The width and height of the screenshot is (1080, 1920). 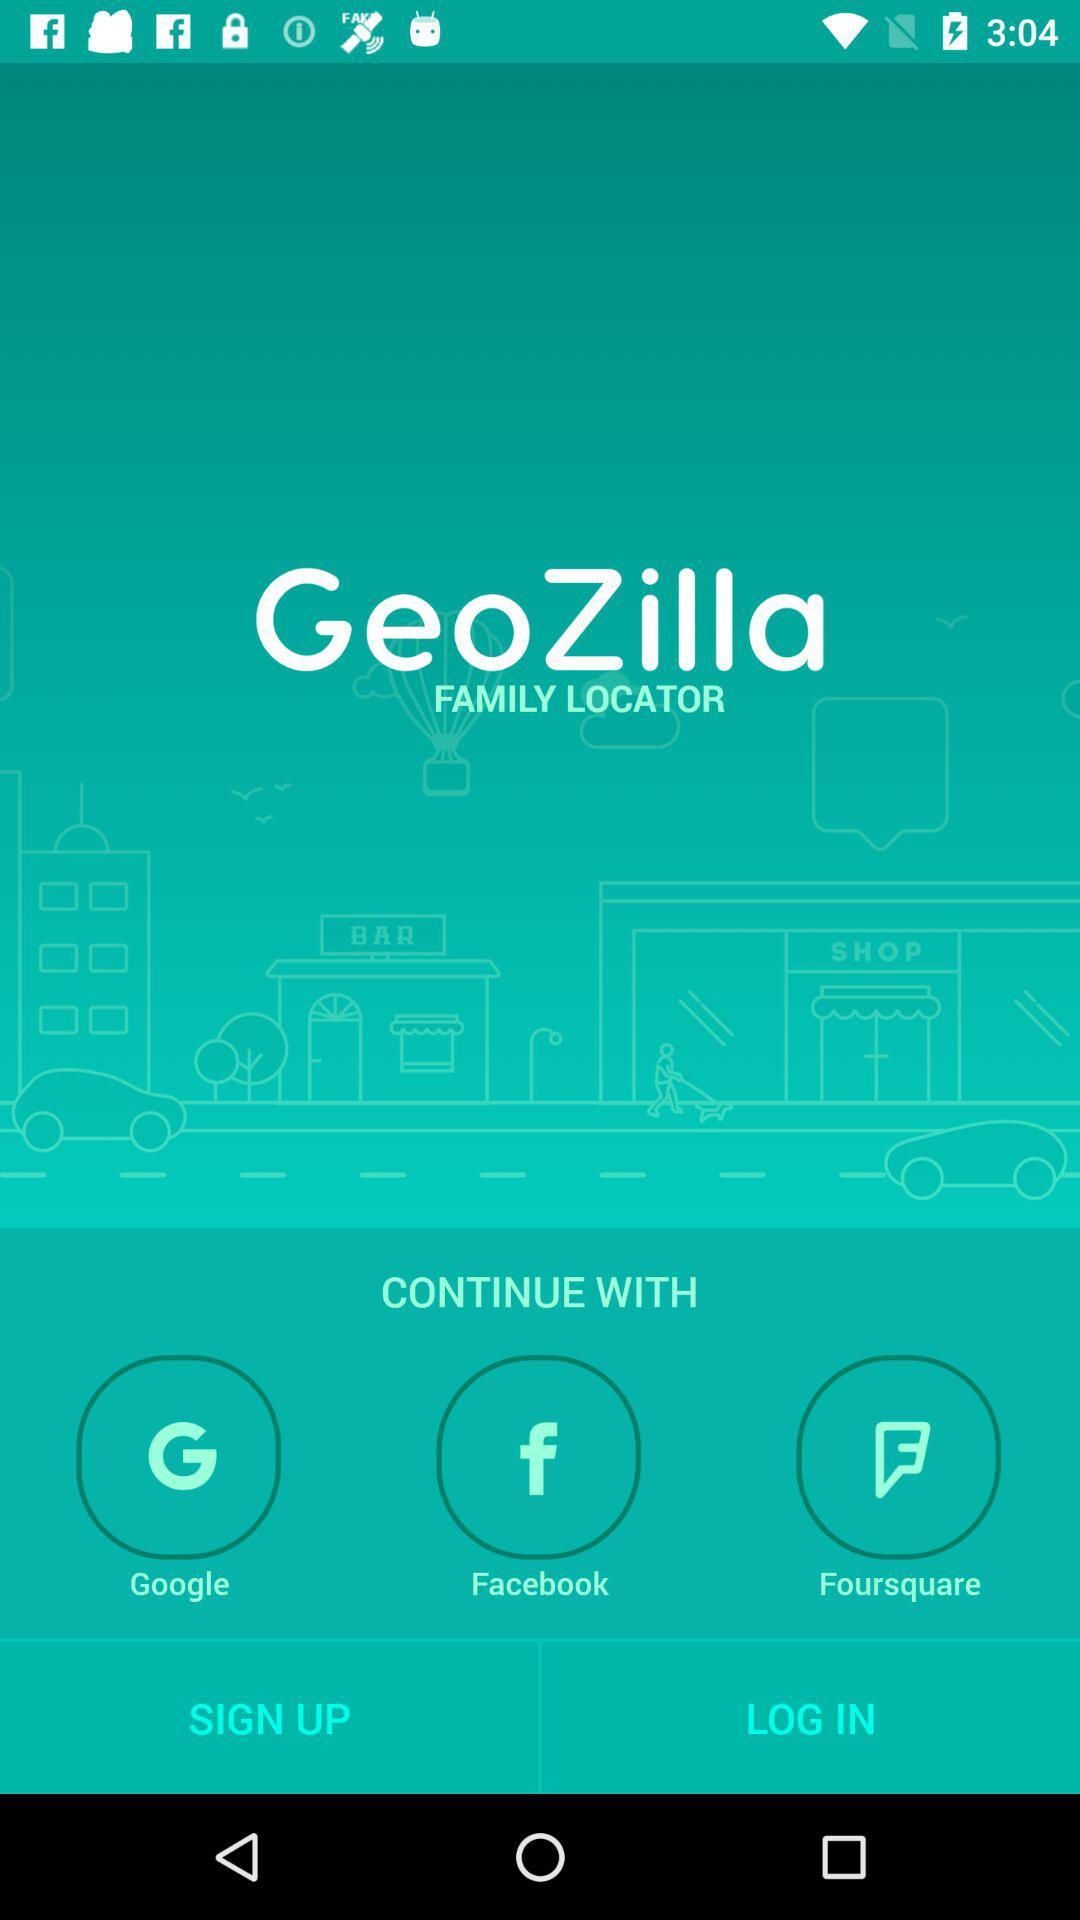 What do you see at coordinates (268, 1716) in the screenshot?
I see `sign up icon` at bounding box center [268, 1716].